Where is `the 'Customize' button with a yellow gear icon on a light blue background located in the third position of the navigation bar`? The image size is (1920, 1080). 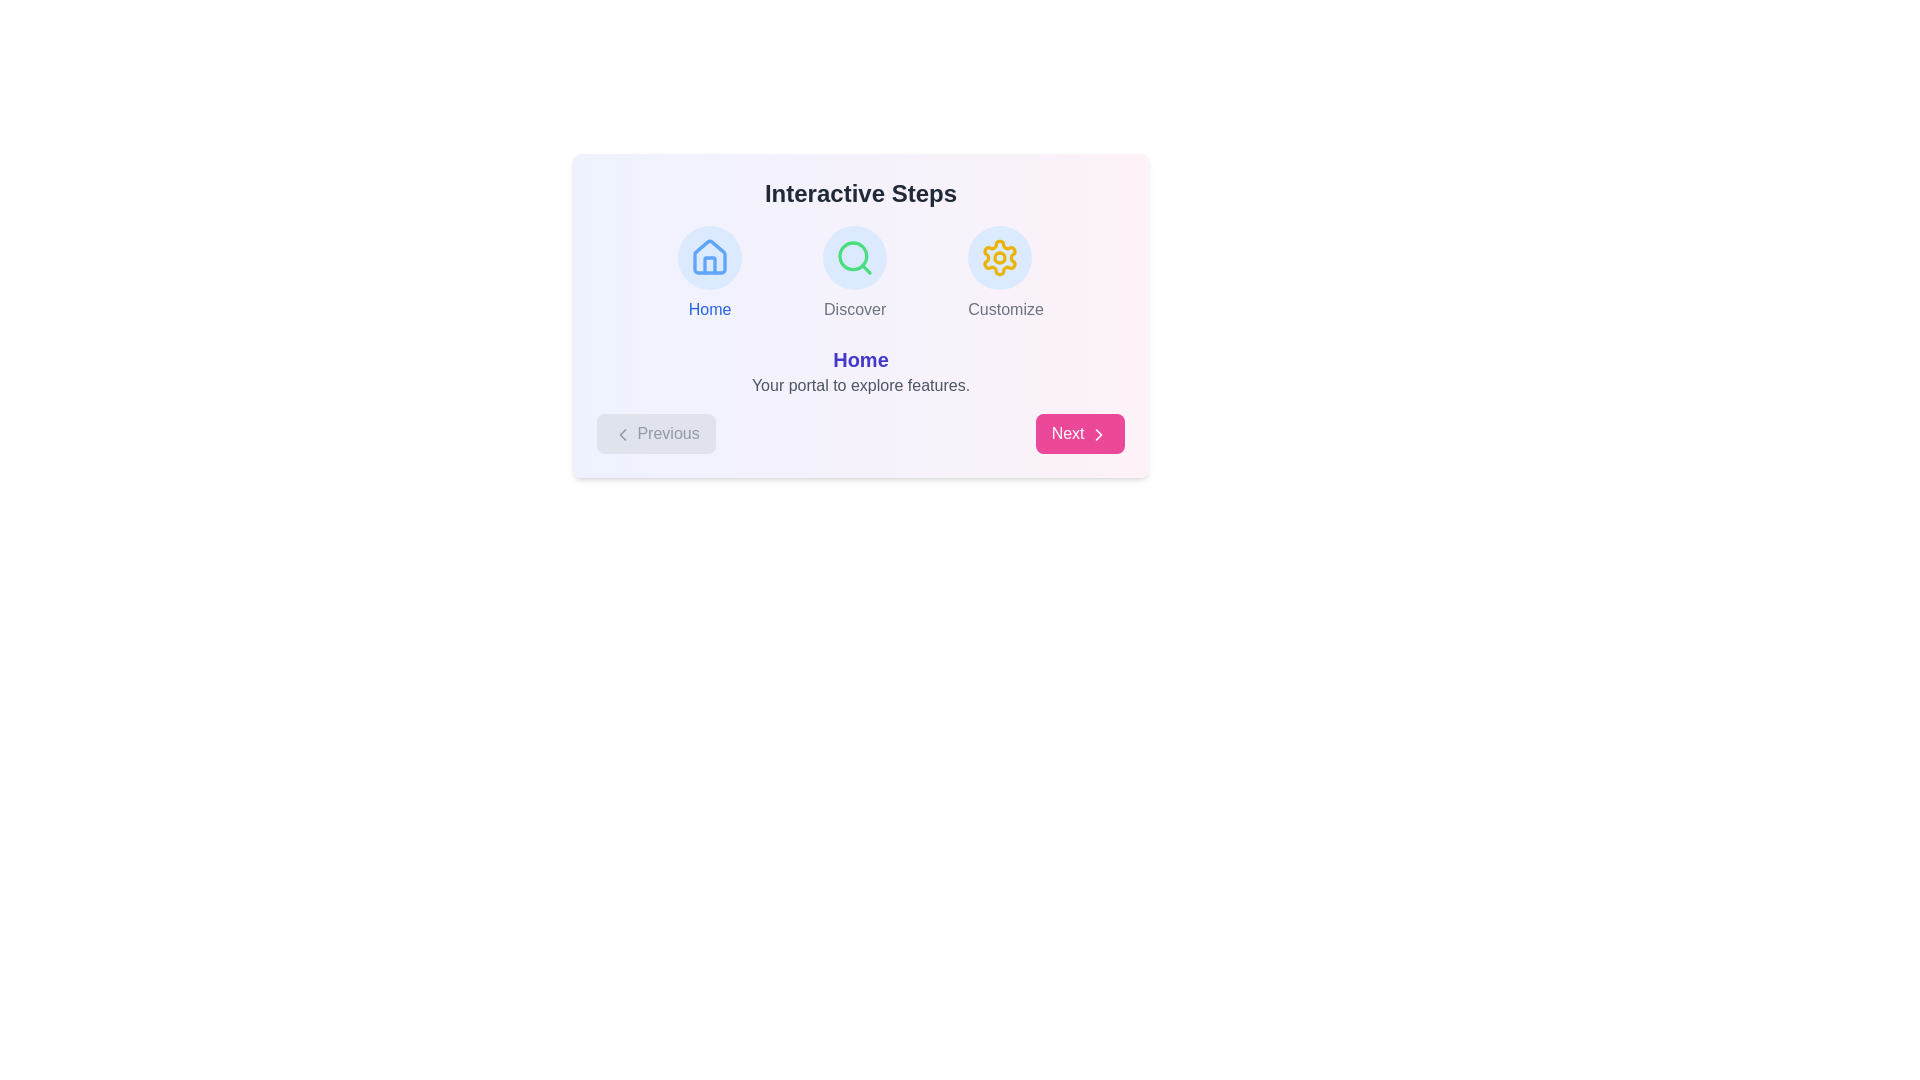
the 'Customize' button with a yellow gear icon on a light blue background located in the third position of the navigation bar is located at coordinates (1006, 273).